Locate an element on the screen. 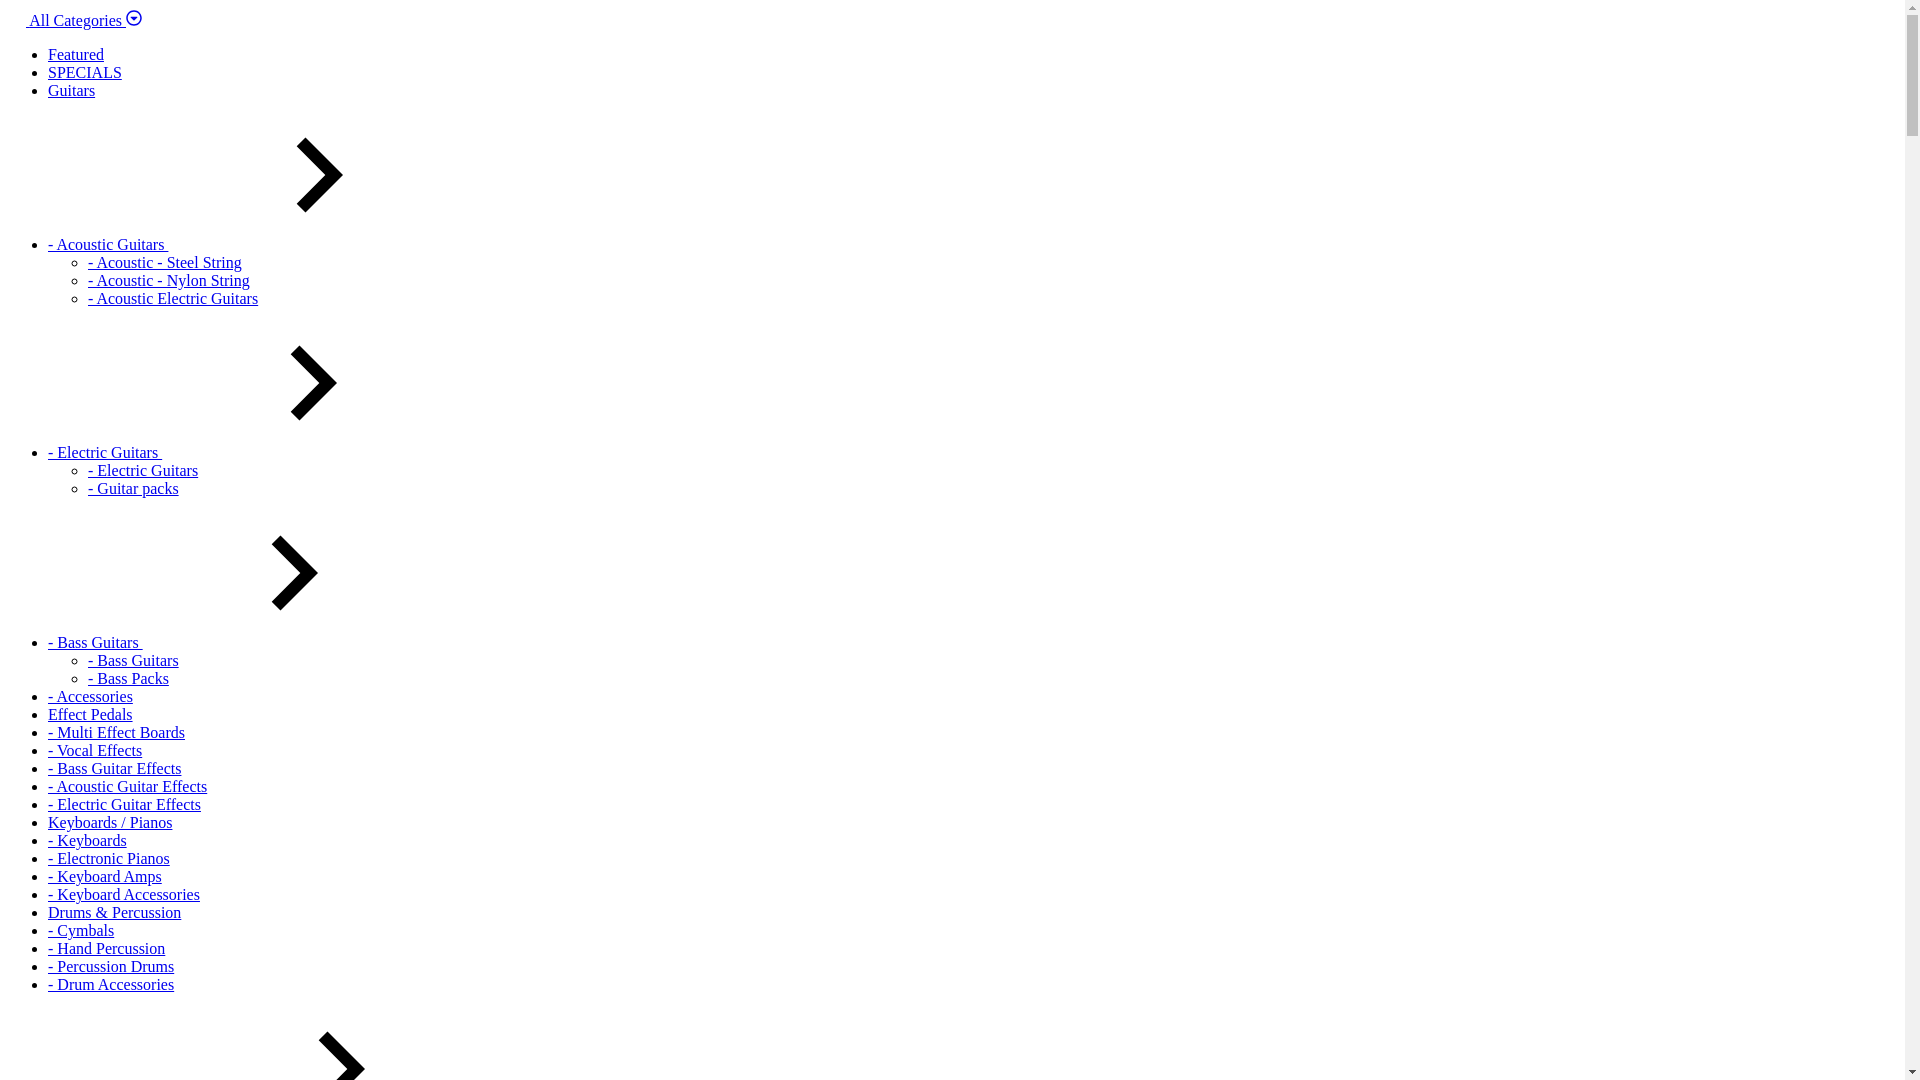 The image size is (1920, 1080). '- Bass Guitar Effects' is located at coordinates (113, 767).